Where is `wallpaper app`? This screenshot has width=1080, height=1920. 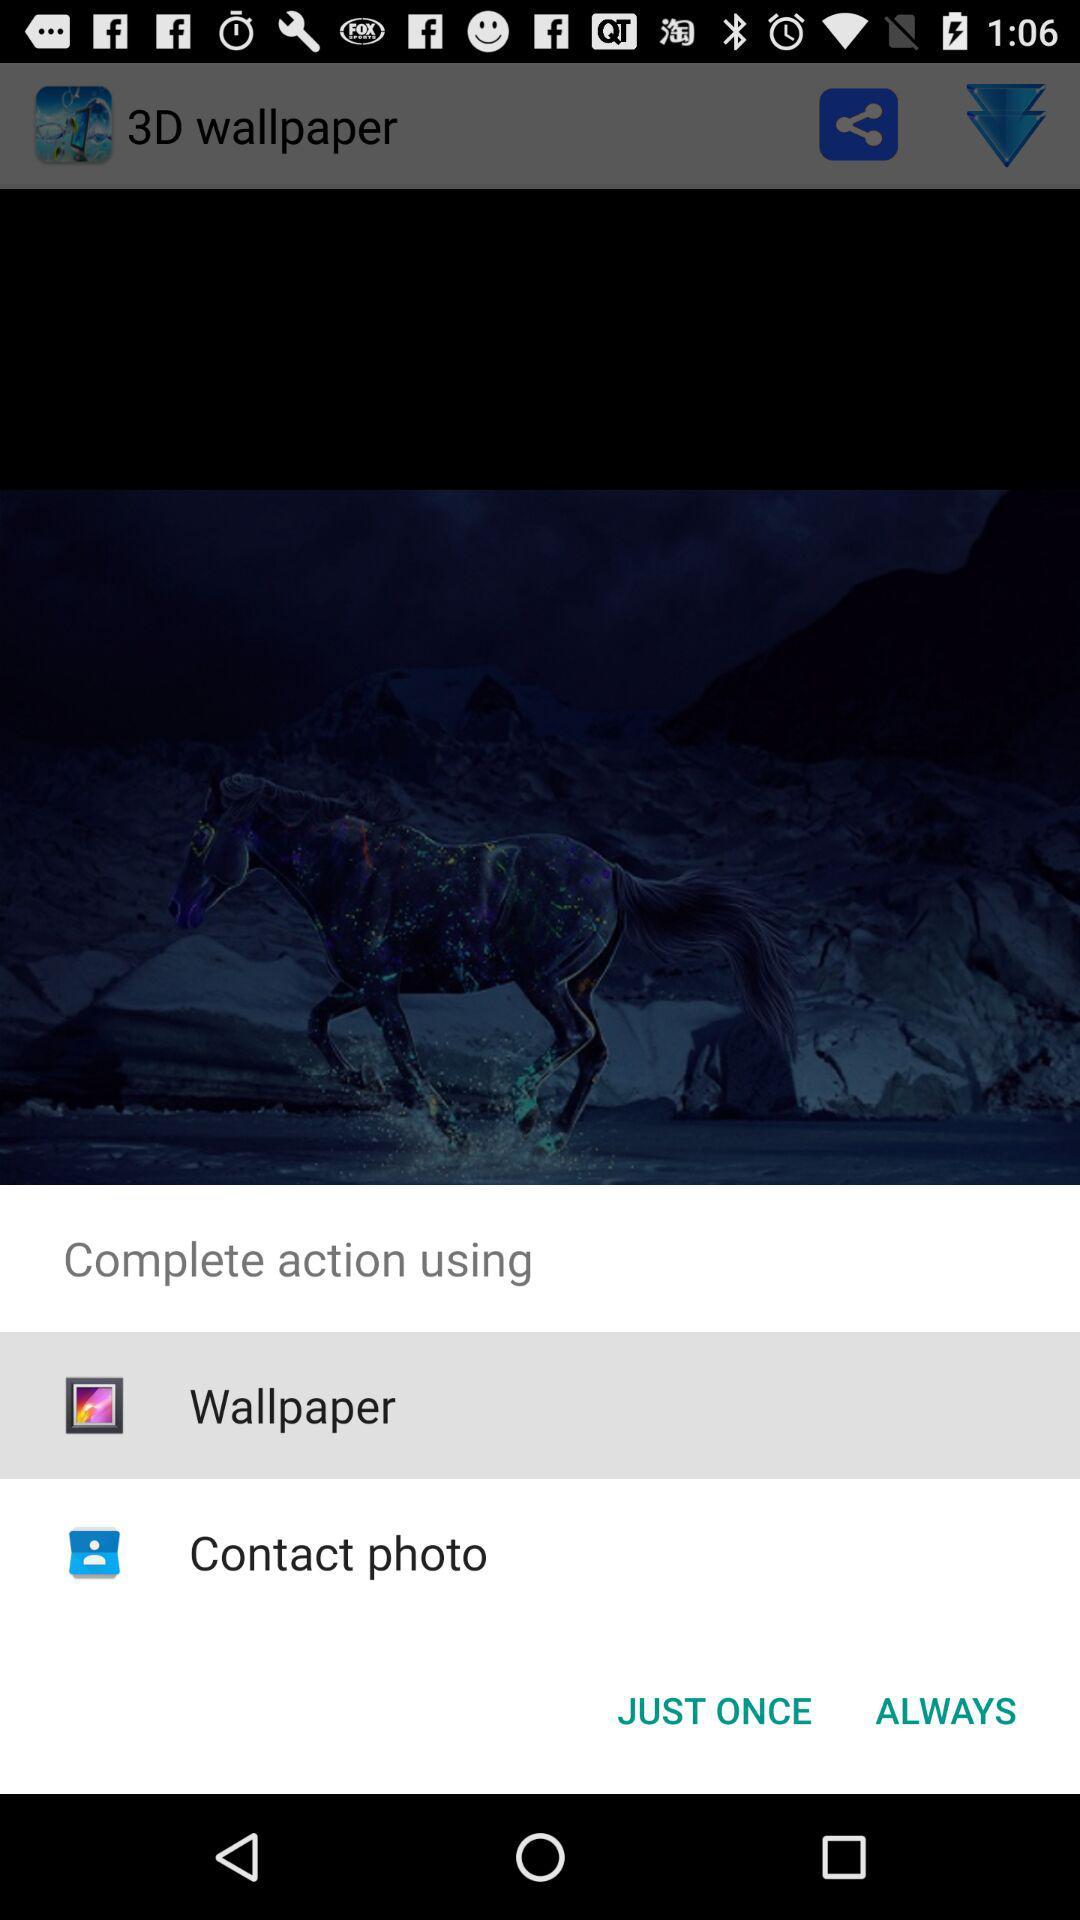 wallpaper app is located at coordinates (292, 1404).